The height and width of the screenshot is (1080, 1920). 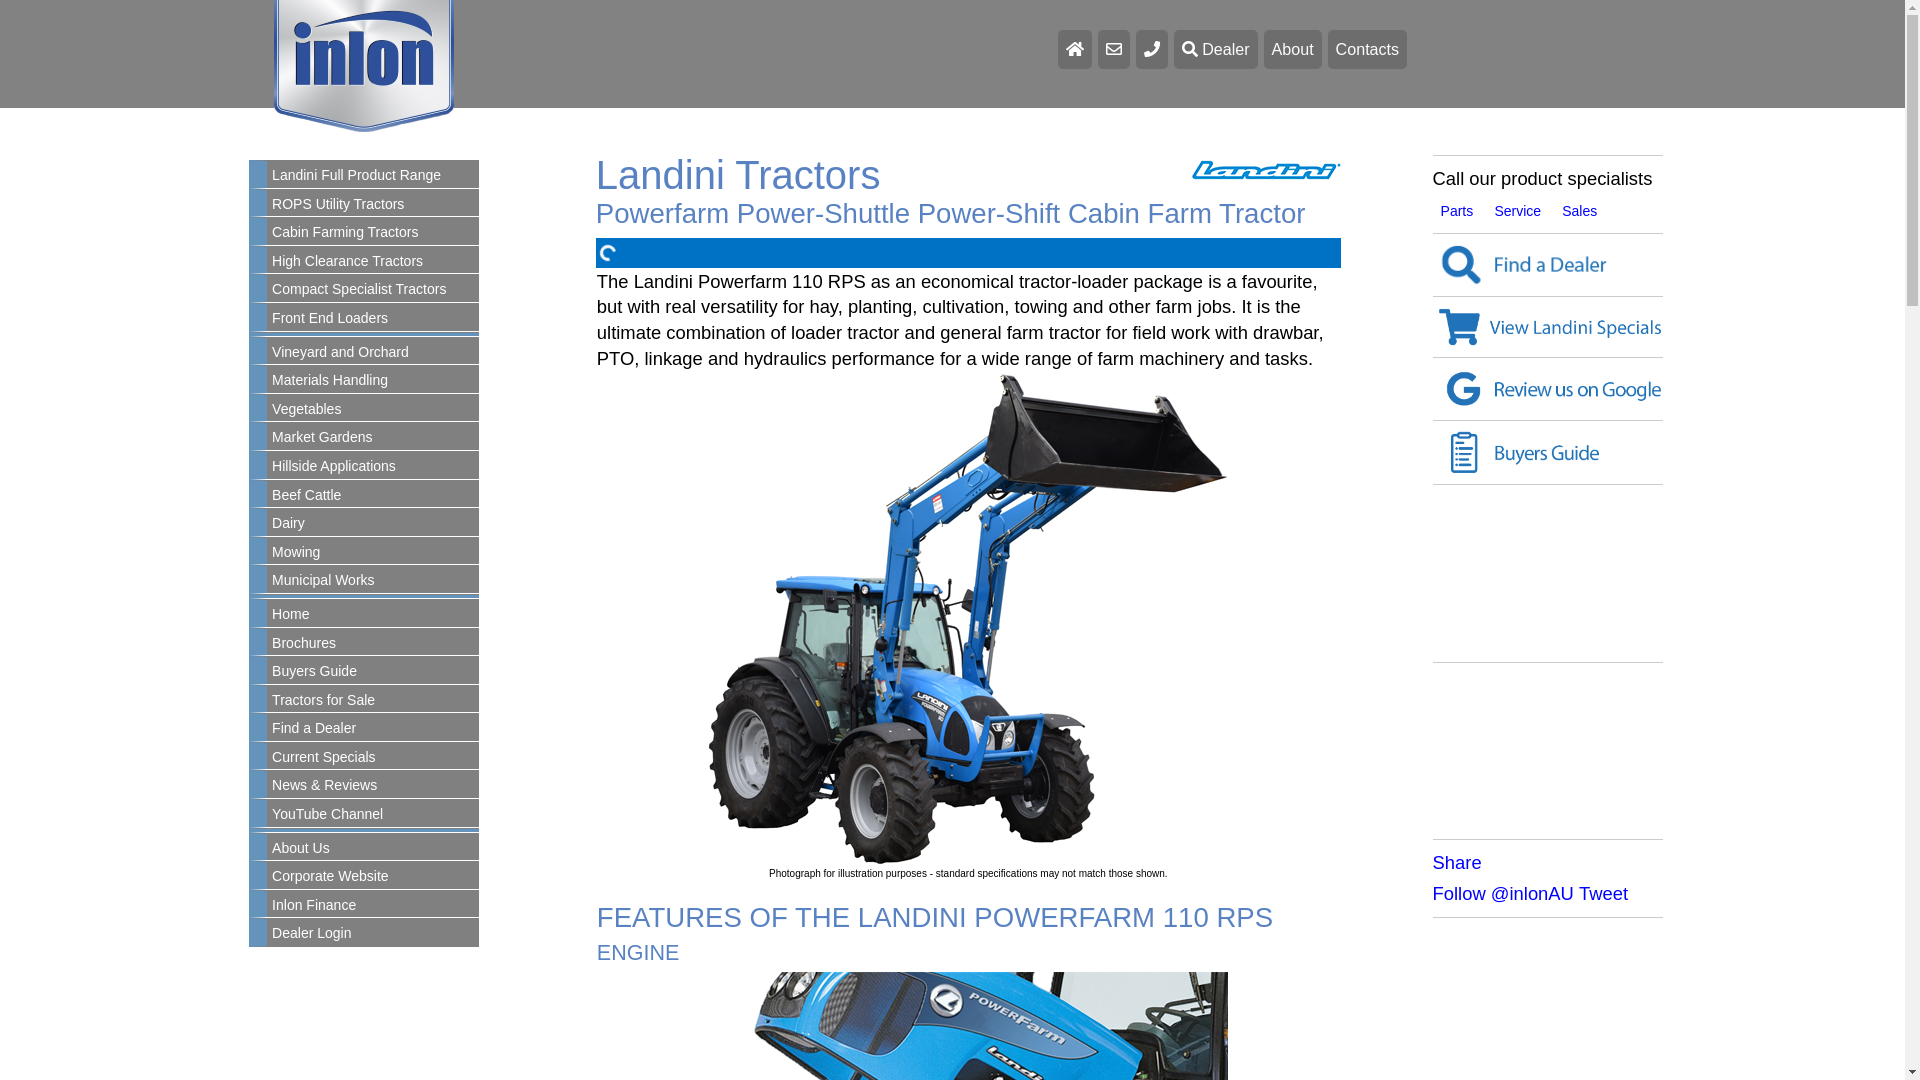 What do you see at coordinates (373, 523) in the screenshot?
I see `'Dairy'` at bounding box center [373, 523].